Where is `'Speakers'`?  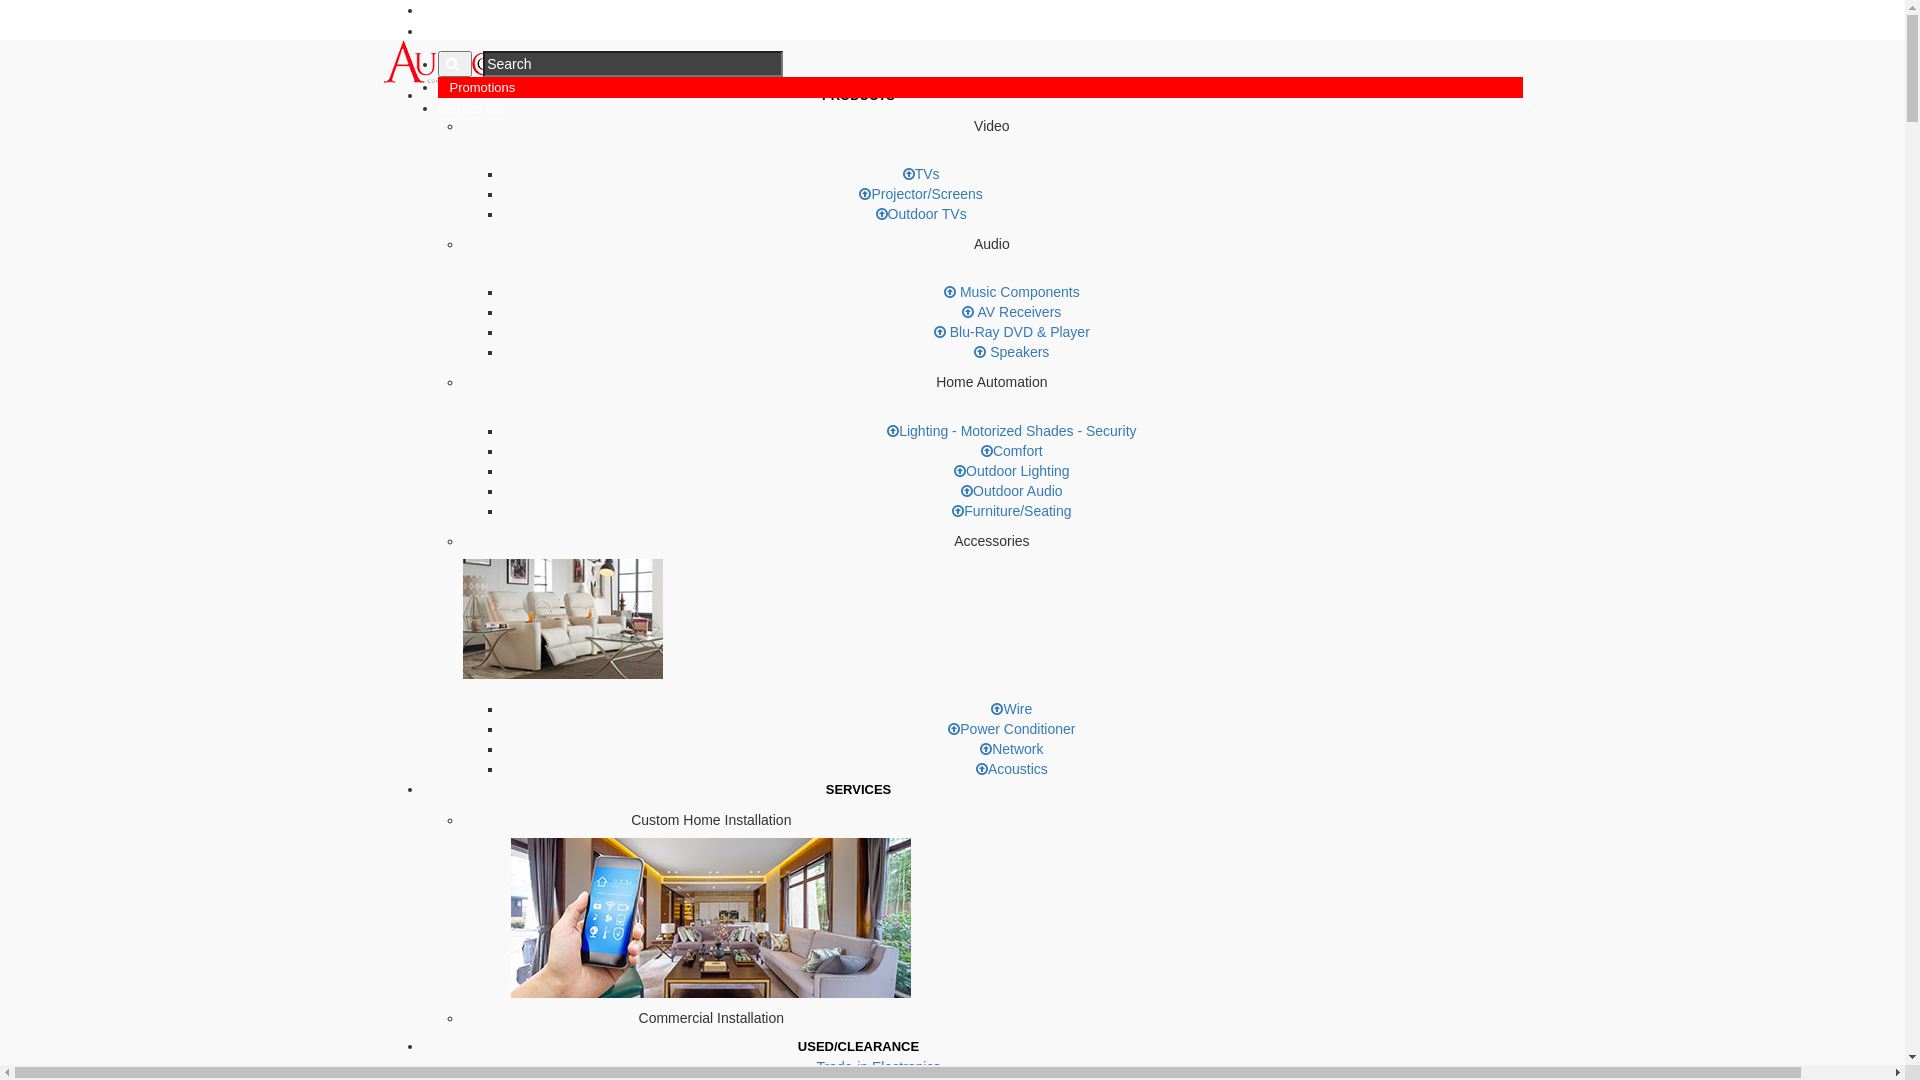 'Speakers' is located at coordinates (1011, 350).